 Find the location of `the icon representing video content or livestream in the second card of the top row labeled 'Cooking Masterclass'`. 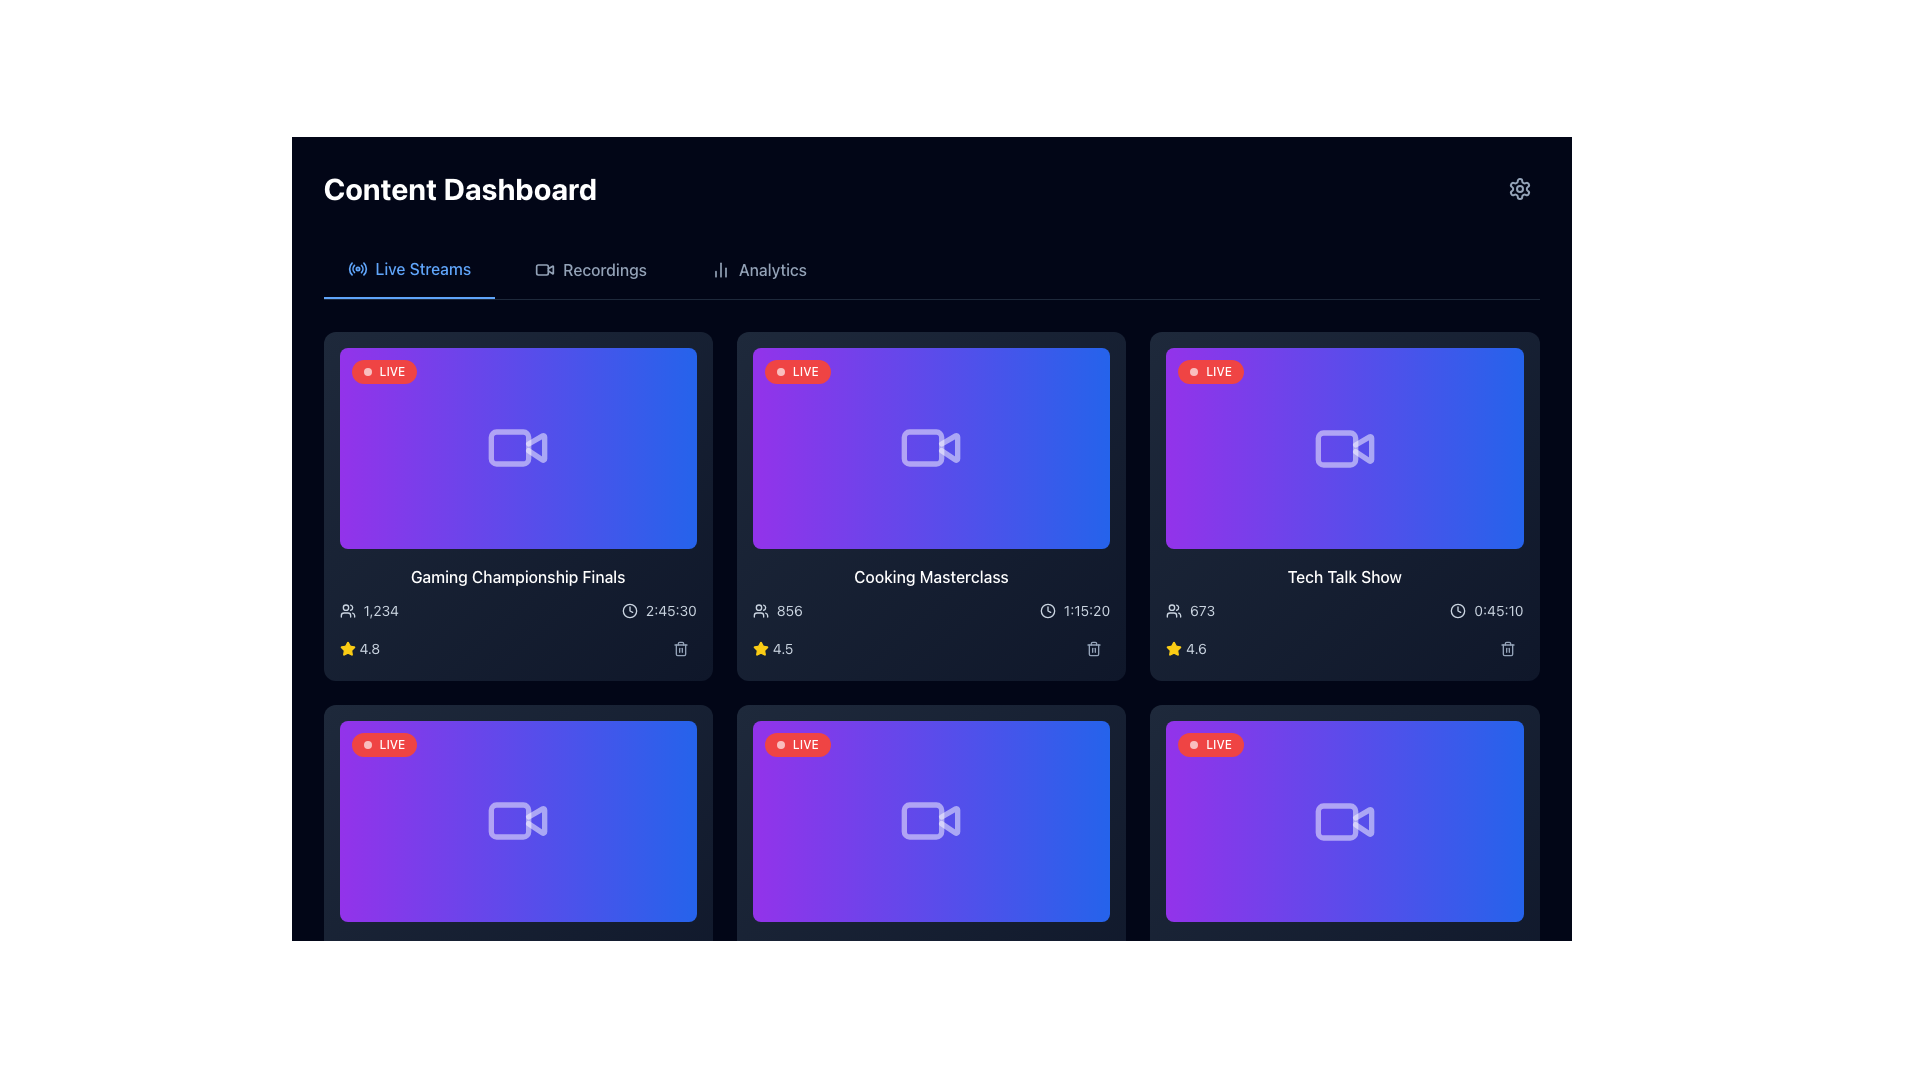

the icon representing video content or livestream in the second card of the top row labeled 'Cooking Masterclass' is located at coordinates (930, 447).